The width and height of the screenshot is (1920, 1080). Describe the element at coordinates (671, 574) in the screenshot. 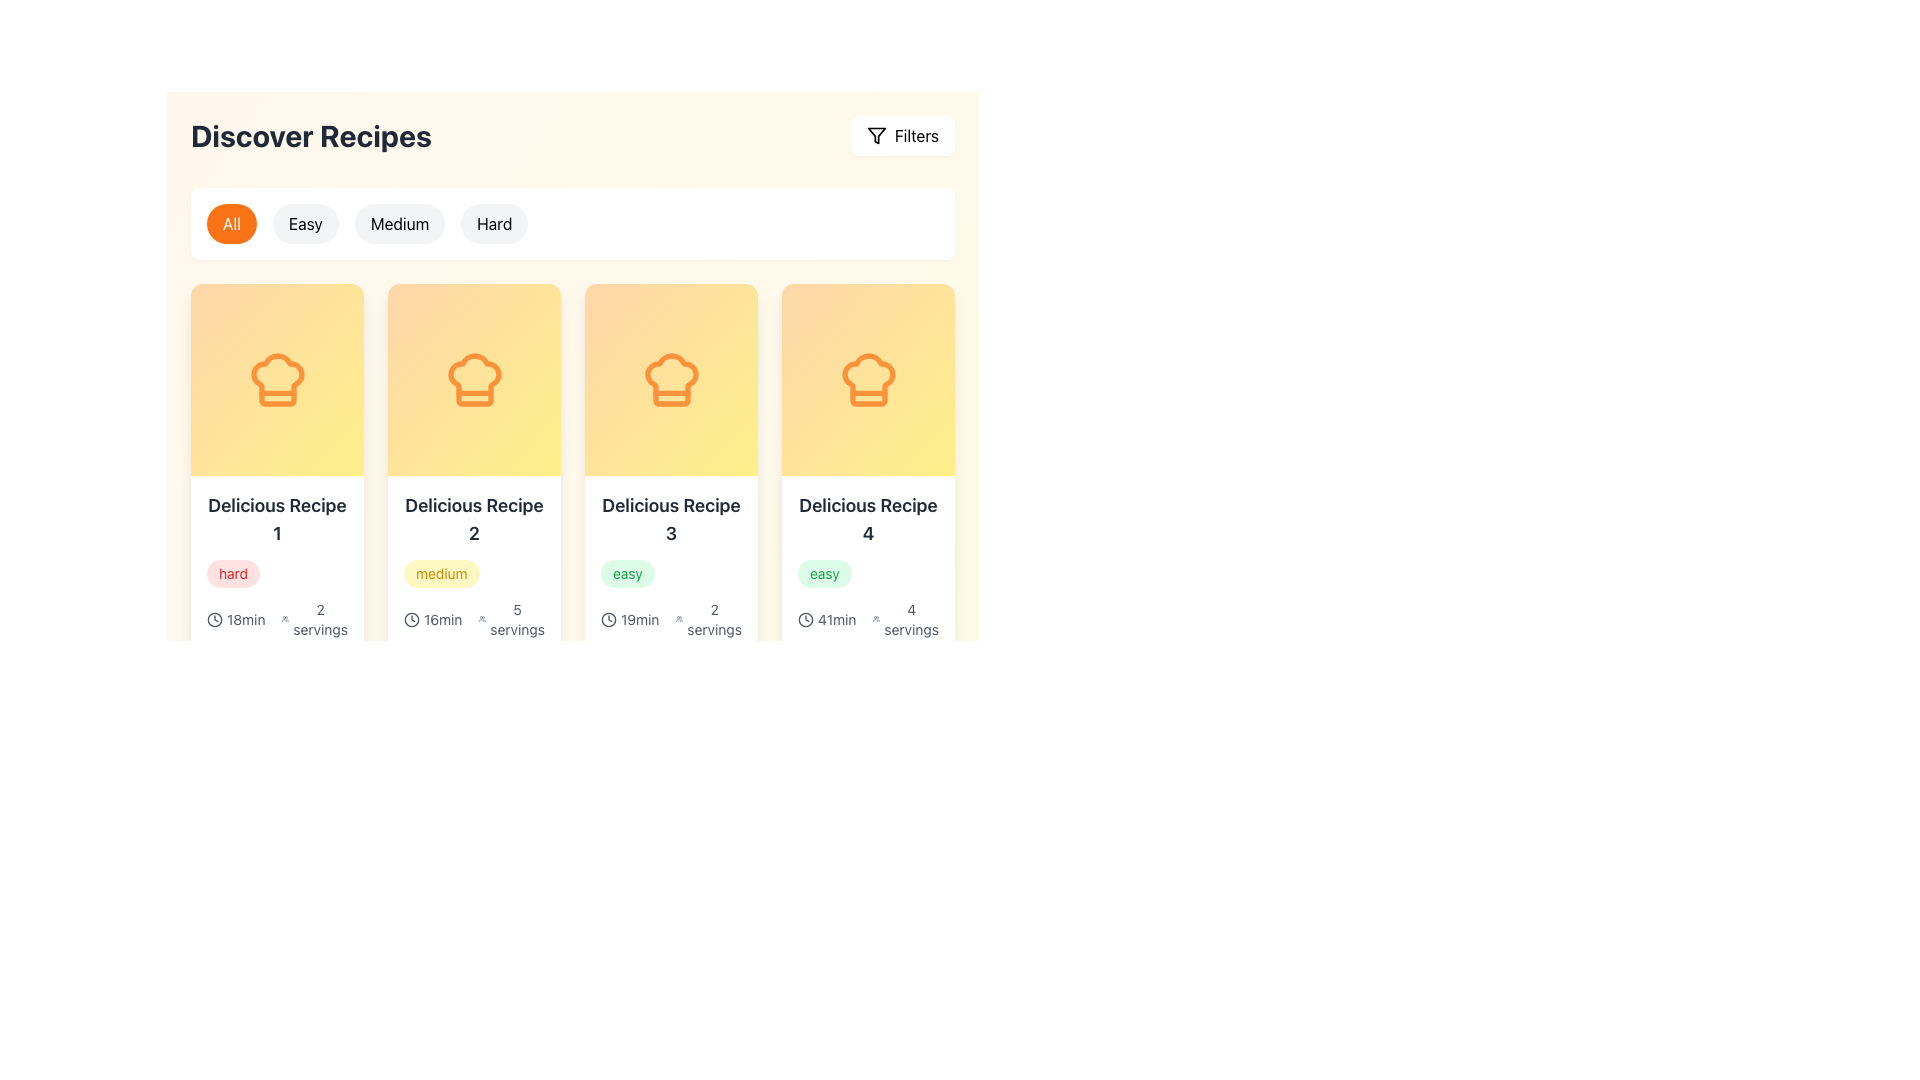

I see `the badge displaying the text 'easy' in lowercase, which has a light green background and darker green text, located below the title 'Delicious Recipe 3'` at that location.